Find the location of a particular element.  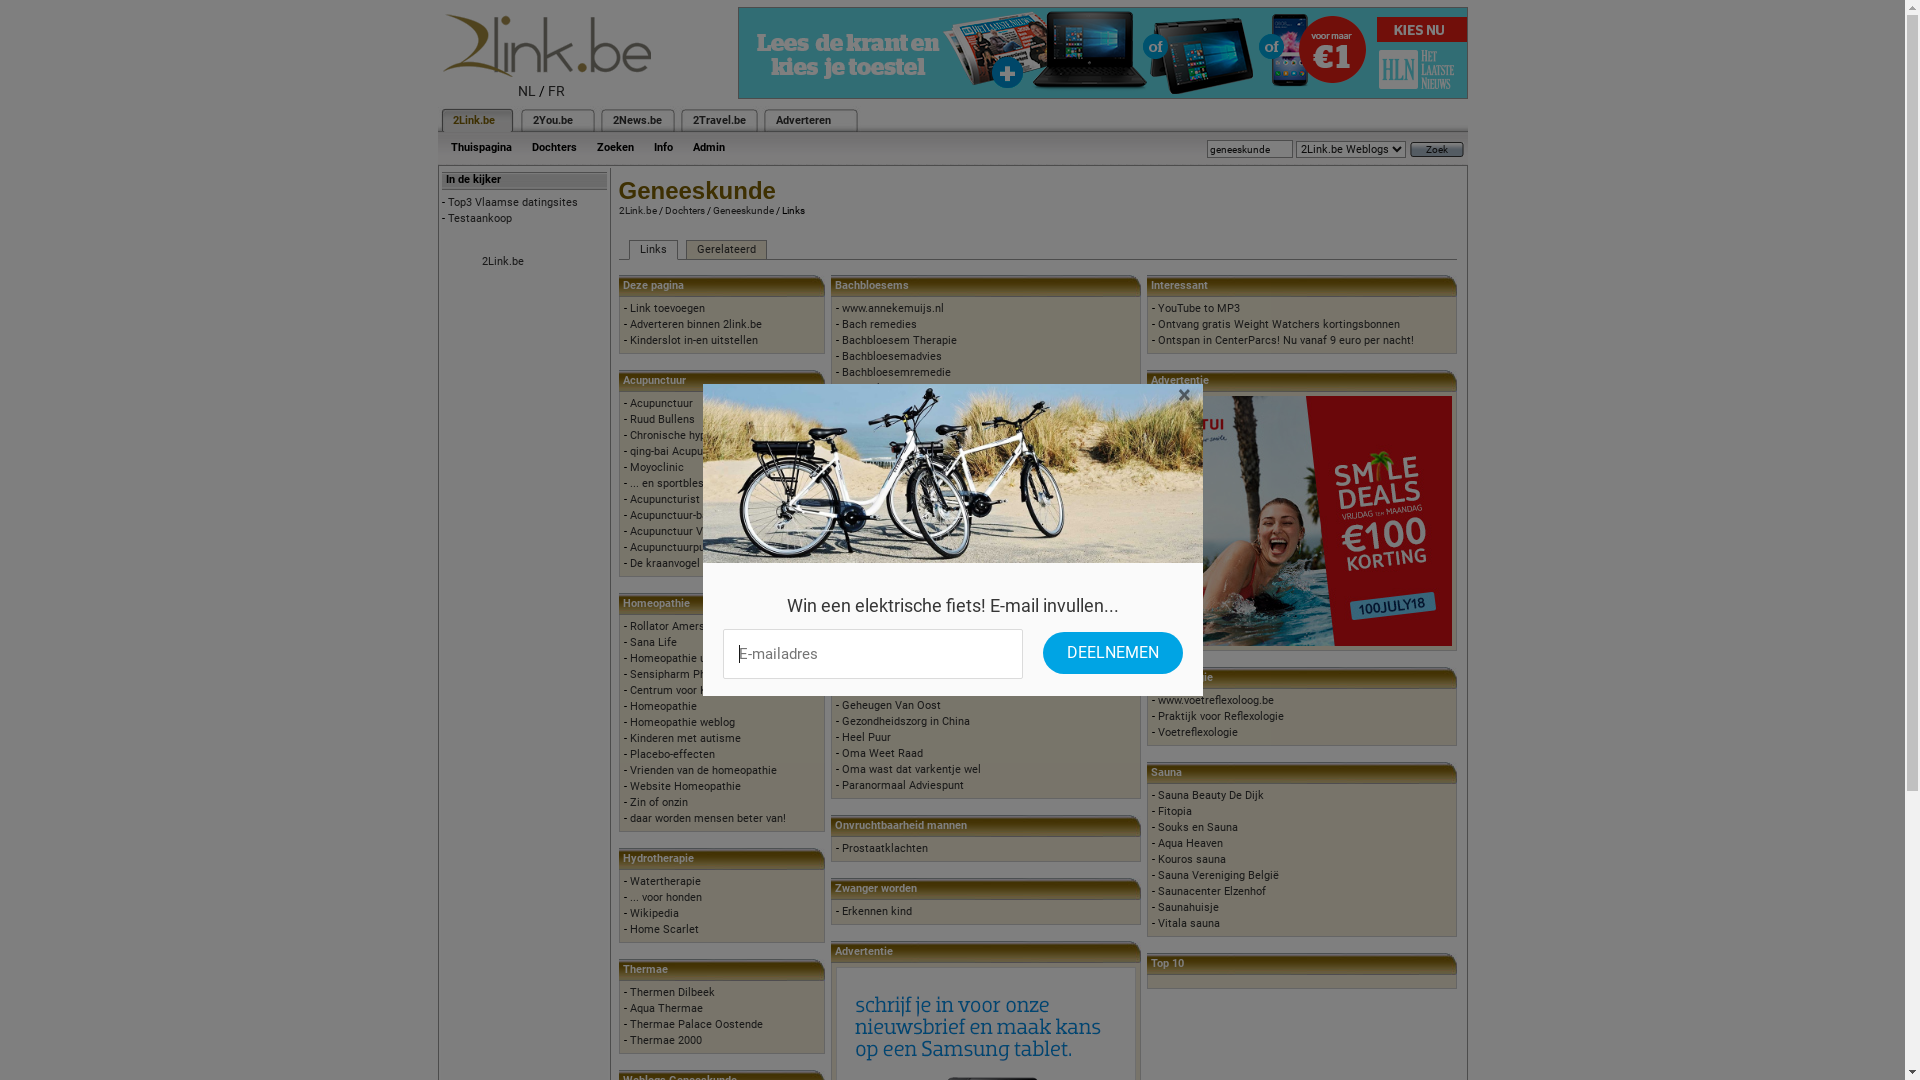

'Sana Life' is located at coordinates (628, 642).